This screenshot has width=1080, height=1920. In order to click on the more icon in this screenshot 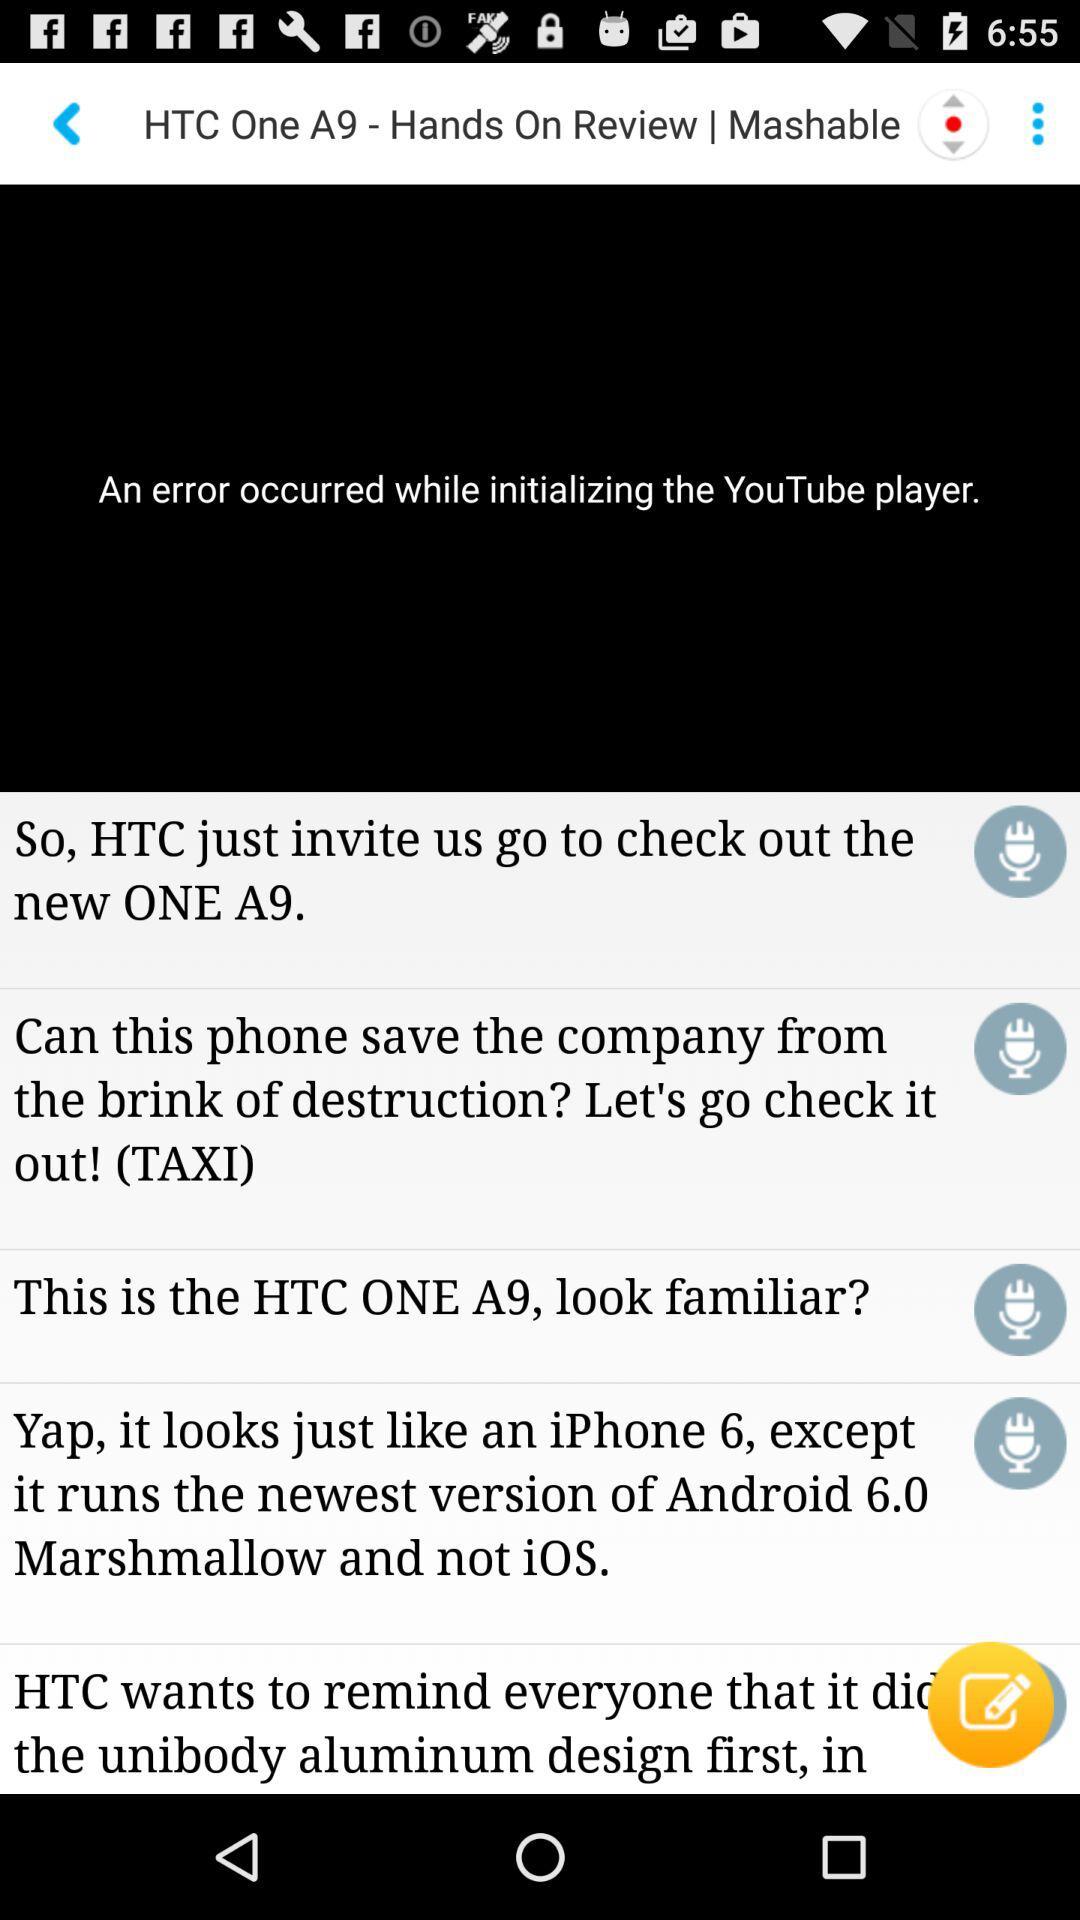, I will do `click(1036, 131)`.